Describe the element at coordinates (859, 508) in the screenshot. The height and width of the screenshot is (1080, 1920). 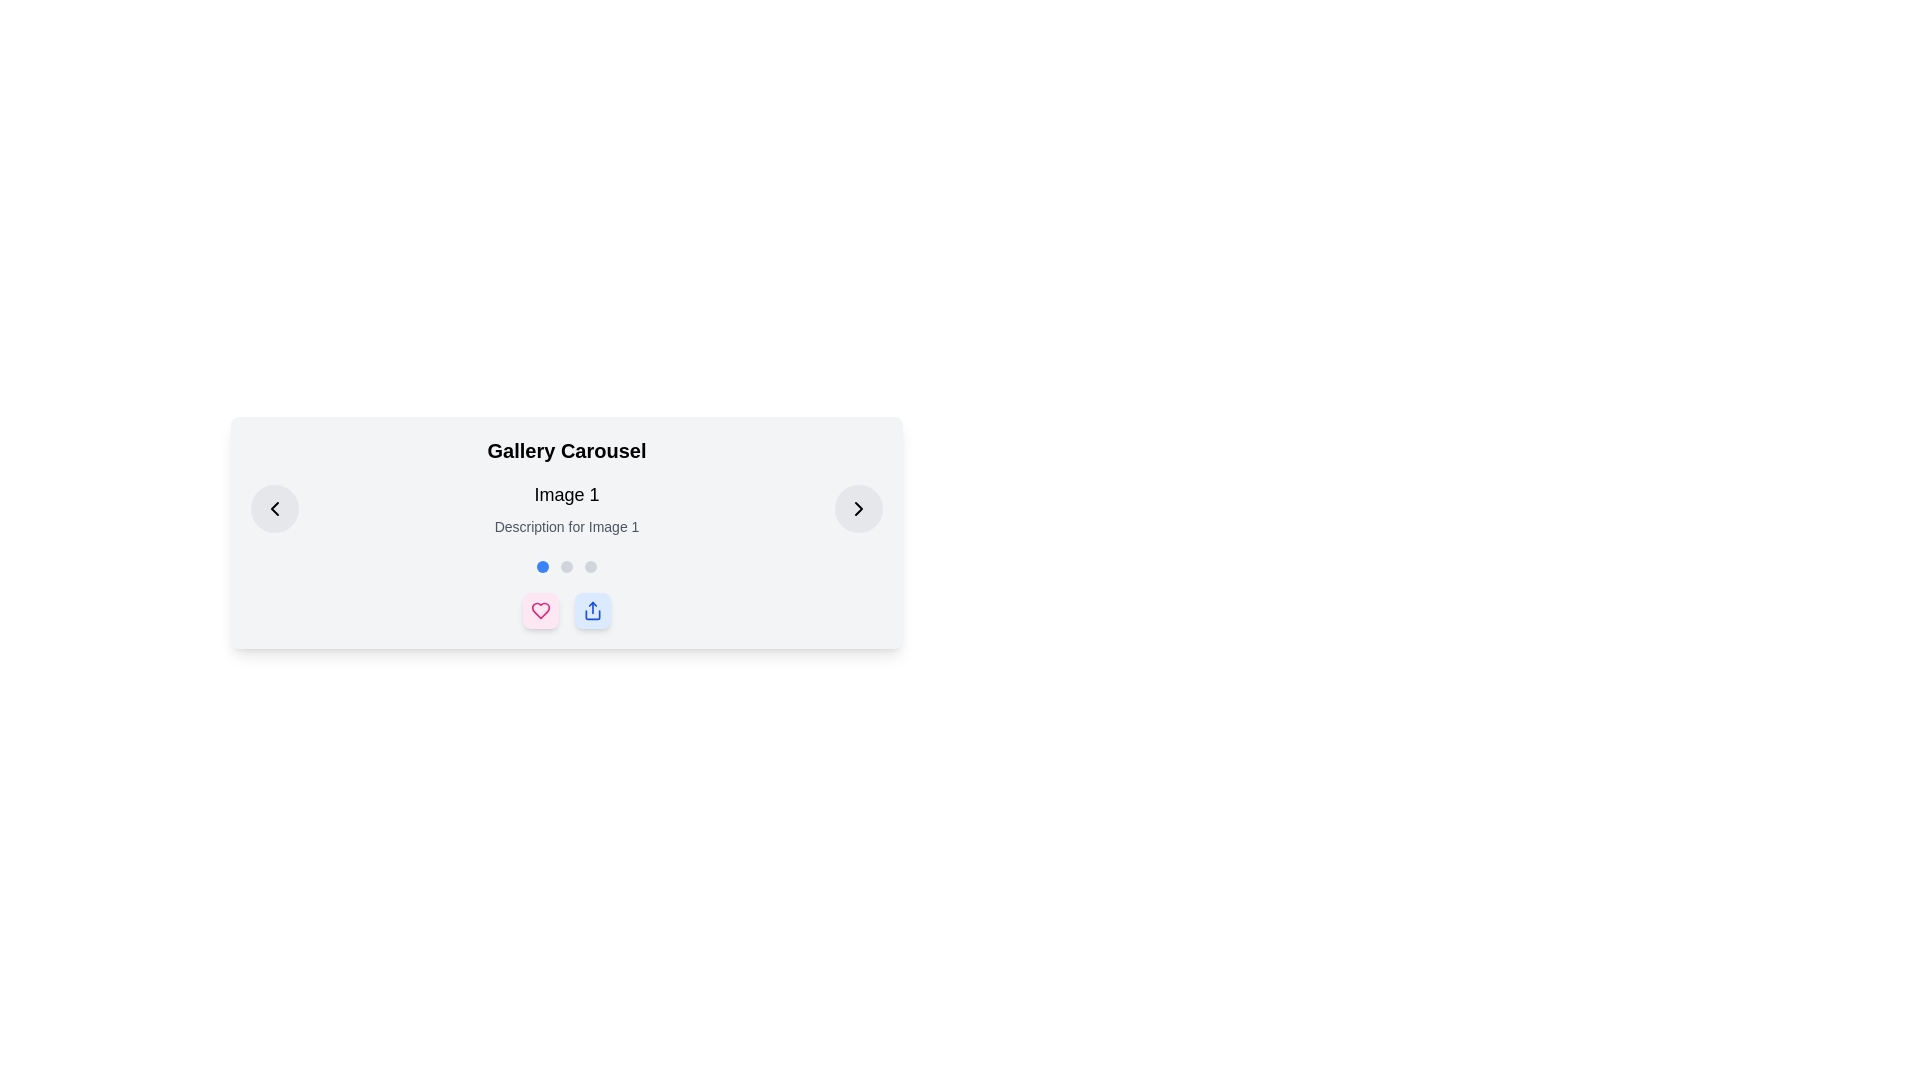
I see `the right-pointing triangular arrow icon located in the center of the right-hand circular navigation button of the carousel` at that location.